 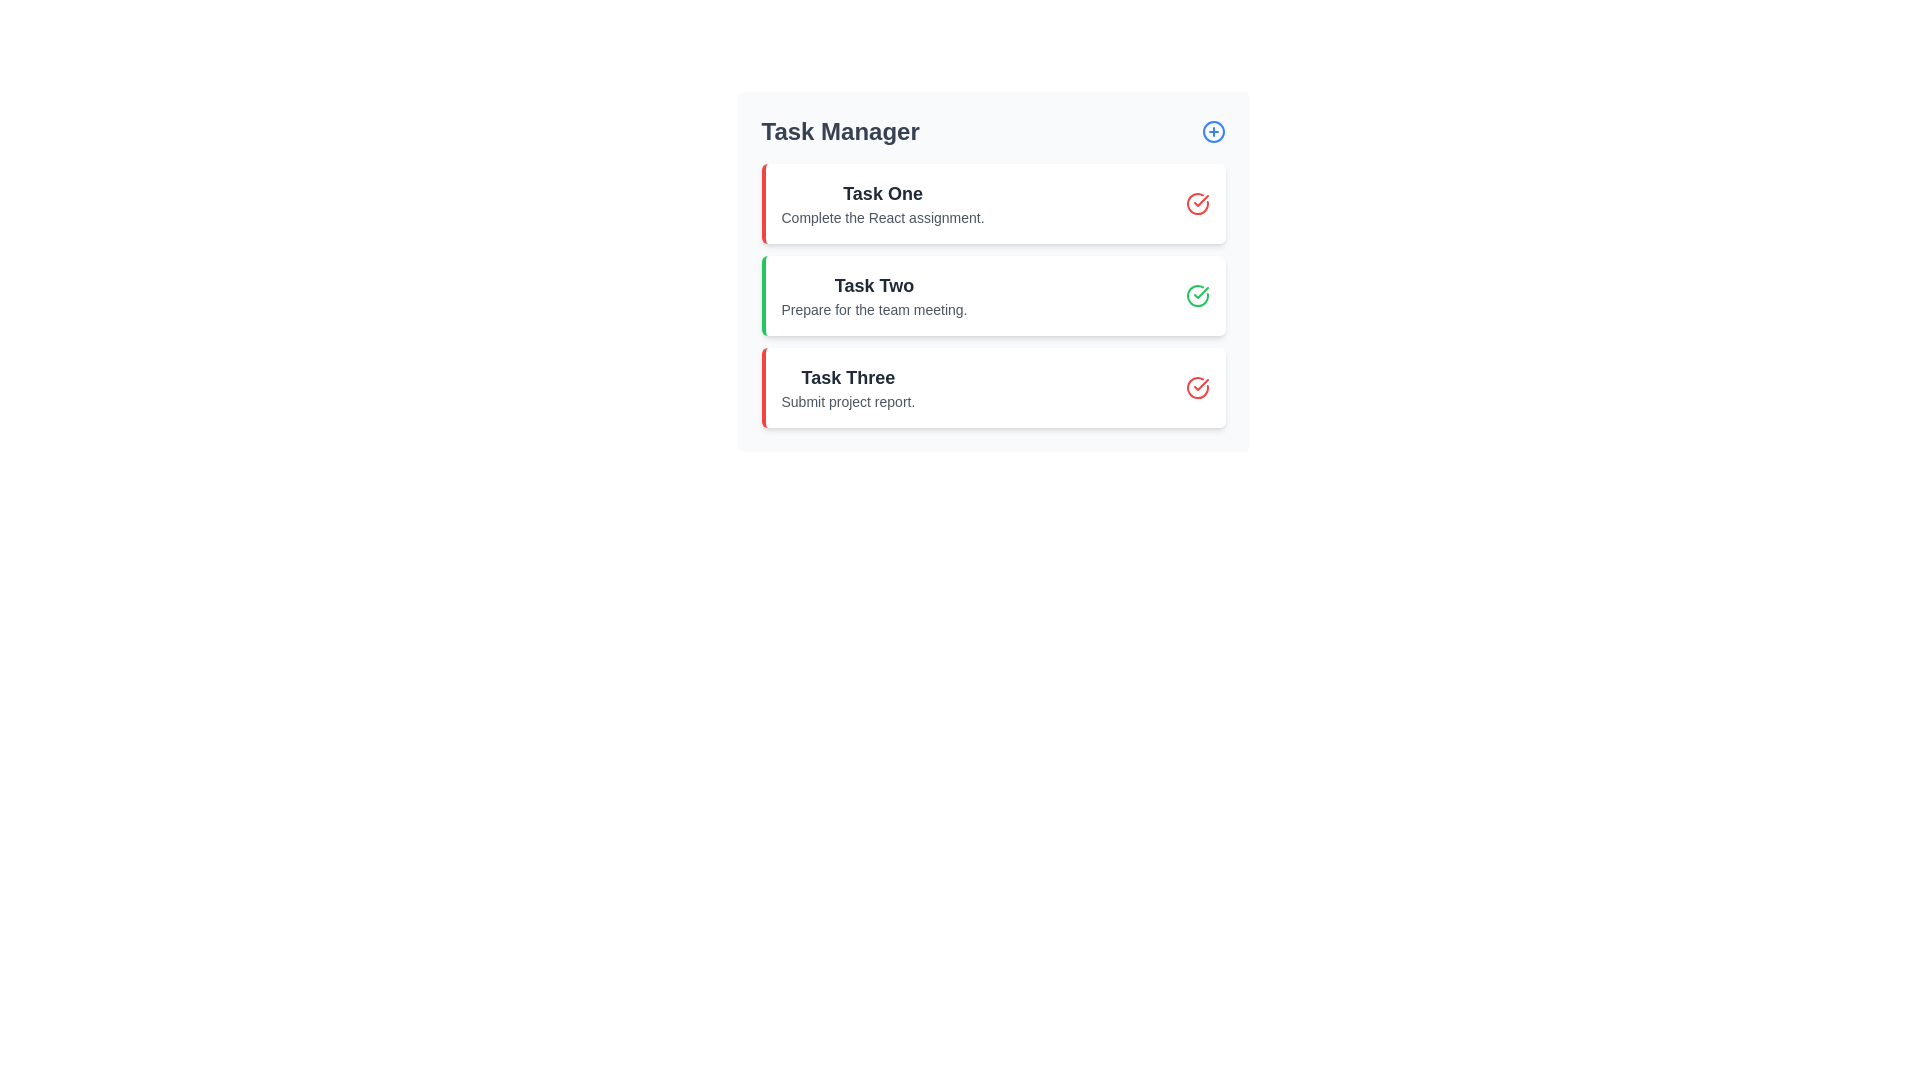 What do you see at coordinates (995, 204) in the screenshot?
I see `the first task item in the 'Task Manager' section` at bounding box center [995, 204].